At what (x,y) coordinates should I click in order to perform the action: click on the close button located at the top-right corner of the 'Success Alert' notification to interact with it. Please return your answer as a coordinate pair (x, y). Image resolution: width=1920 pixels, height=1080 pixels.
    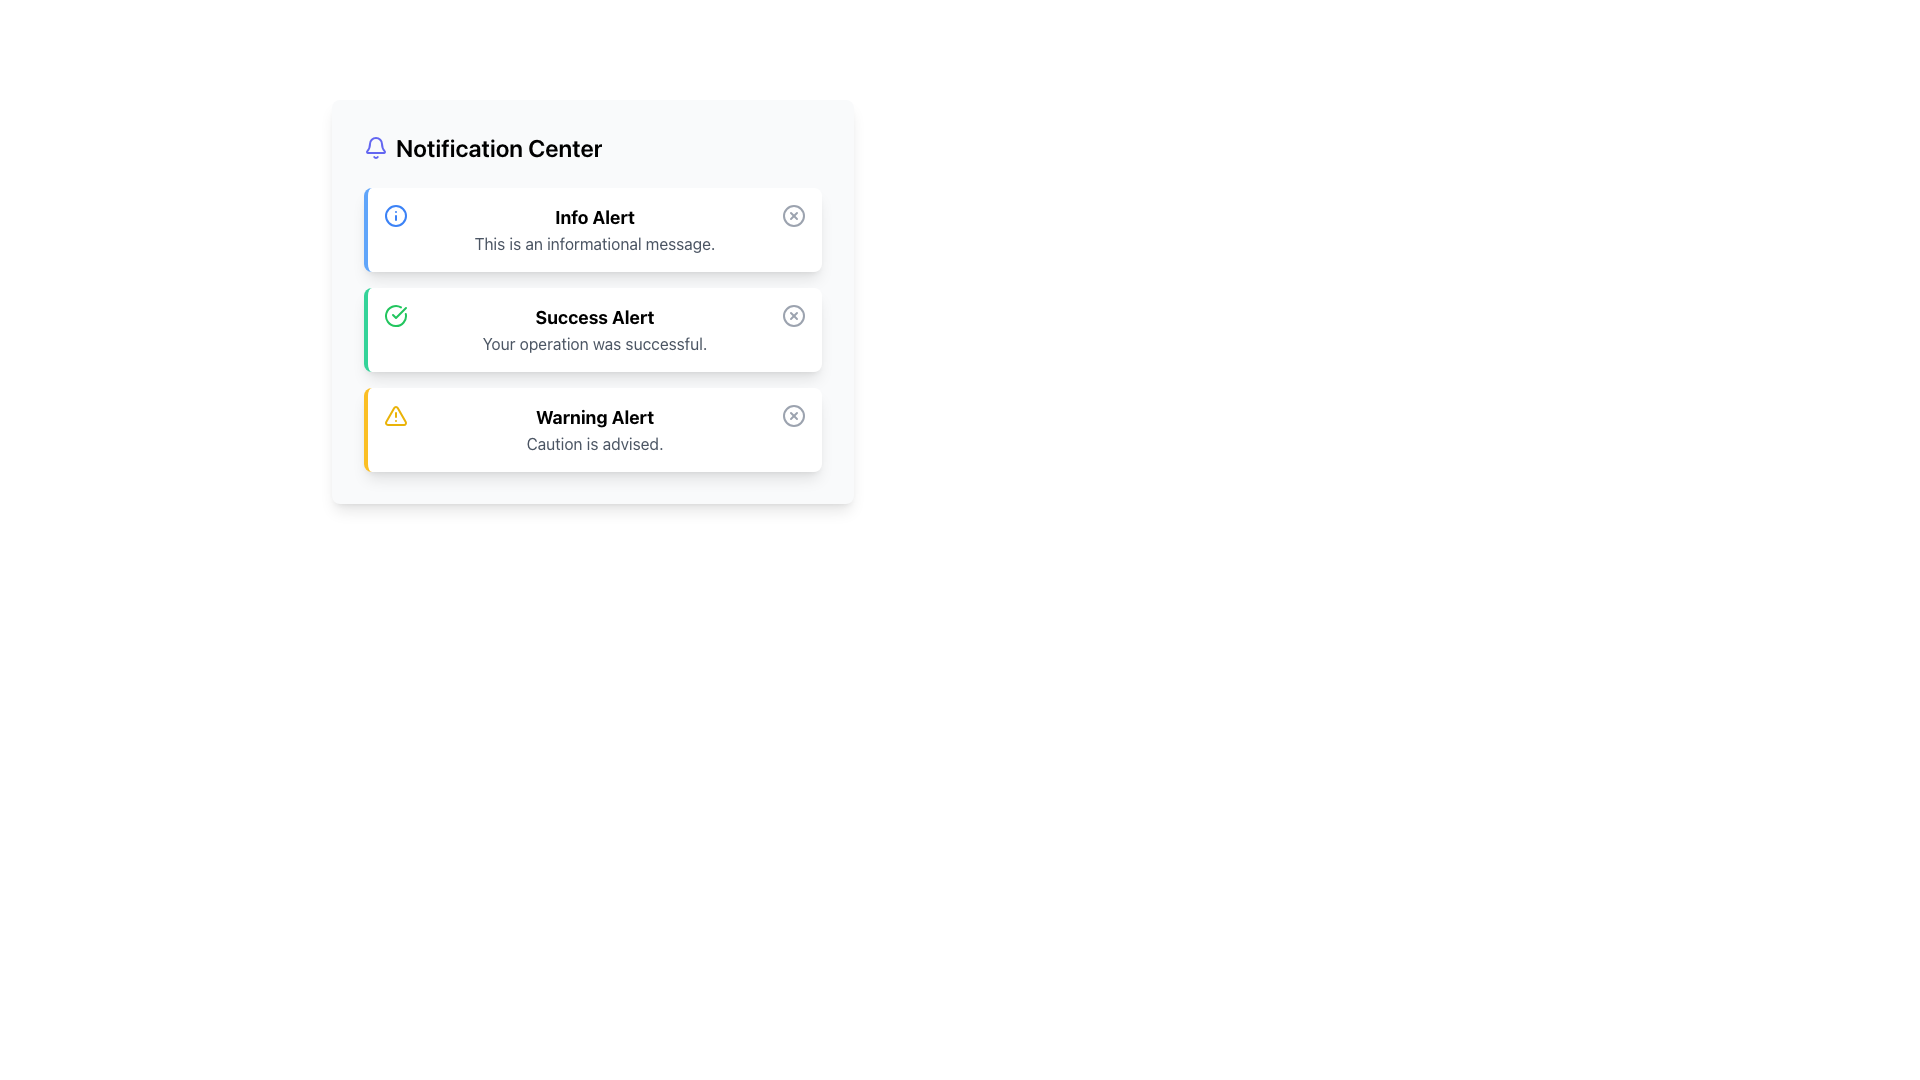
    Looking at the image, I should click on (792, 315).